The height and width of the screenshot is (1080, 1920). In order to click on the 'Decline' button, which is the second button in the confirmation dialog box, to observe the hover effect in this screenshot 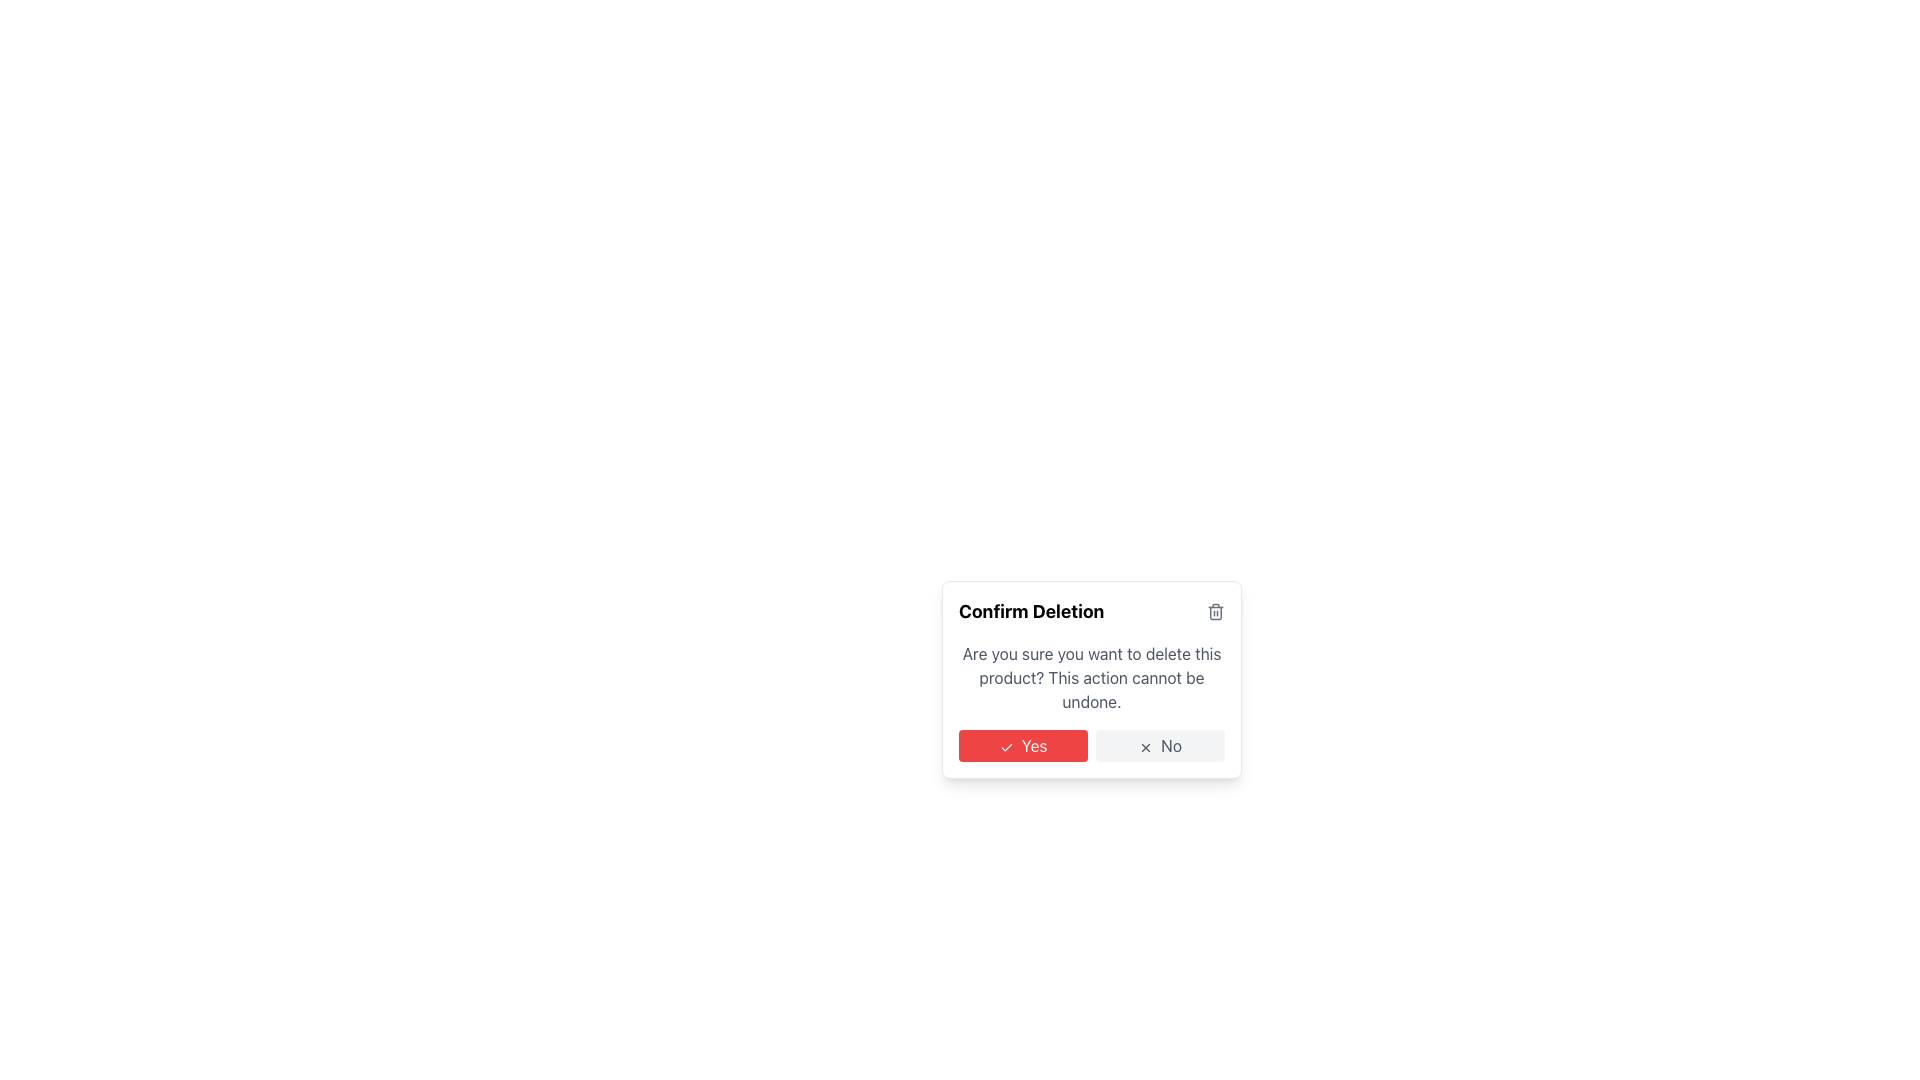, I will do `click(1160, 745)`.